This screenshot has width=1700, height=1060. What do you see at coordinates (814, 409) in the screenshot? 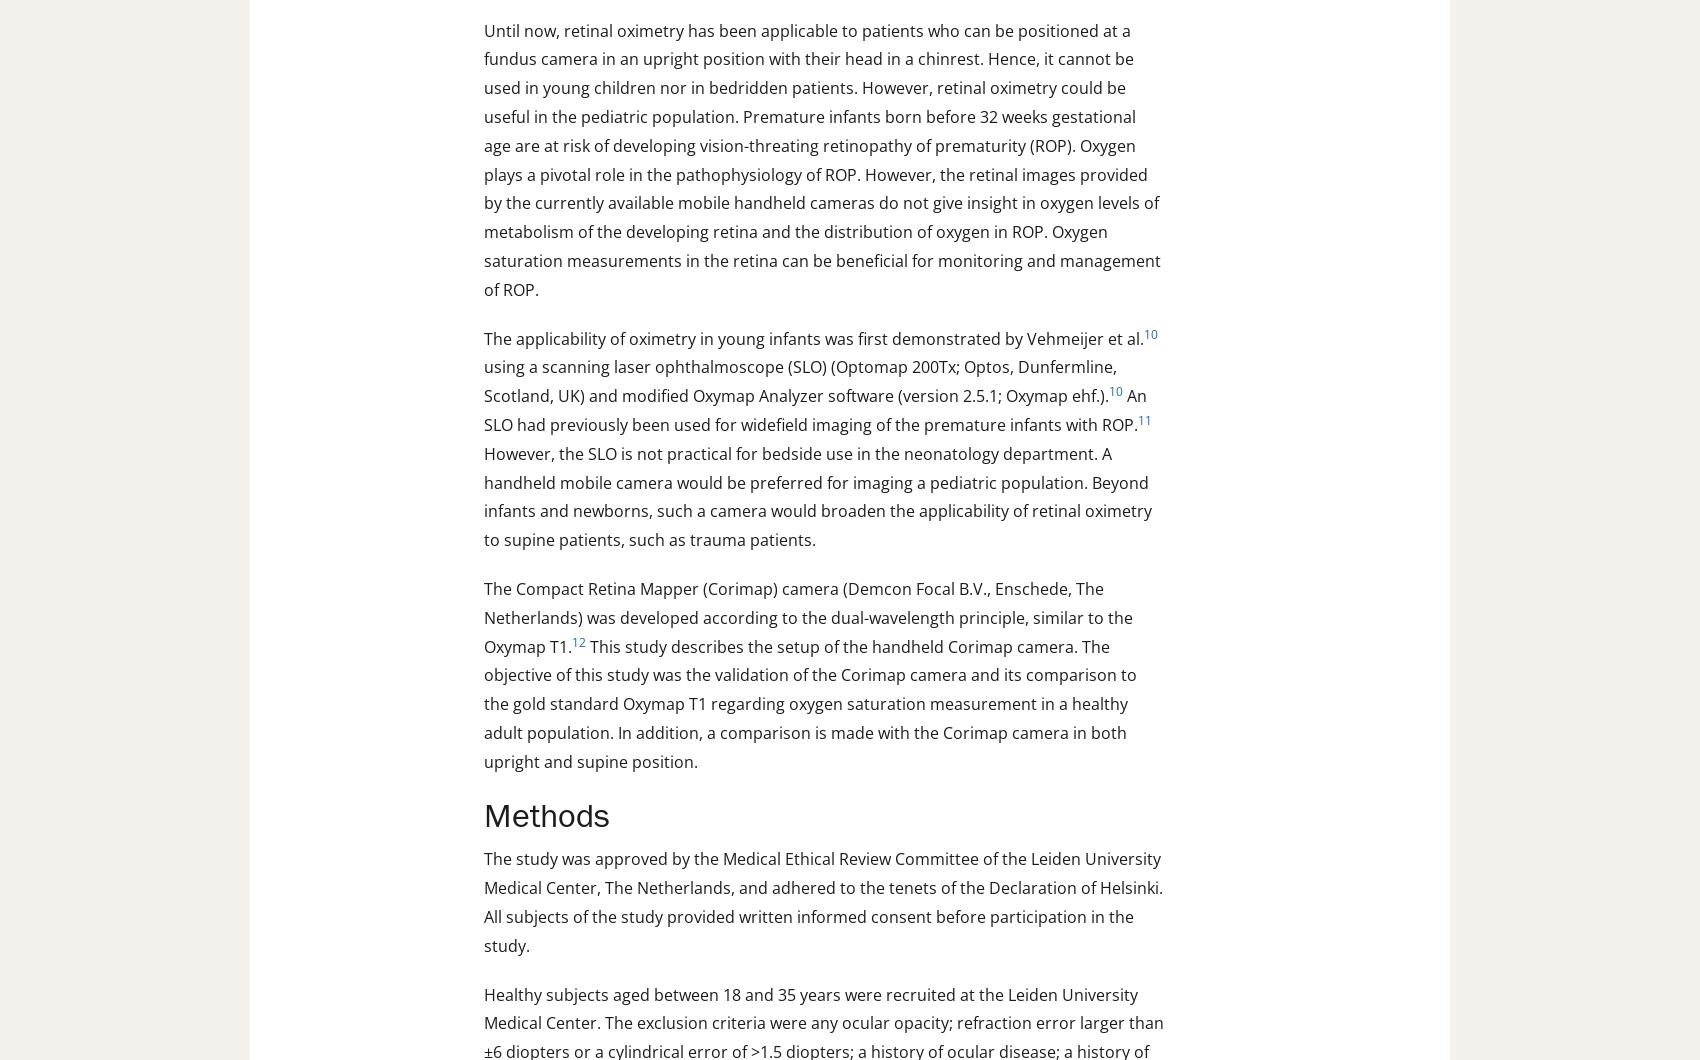
I see `'An SLO had previously been used for widefield imaging of the premature infants with ROP.'` at bounding box center [814, 409].